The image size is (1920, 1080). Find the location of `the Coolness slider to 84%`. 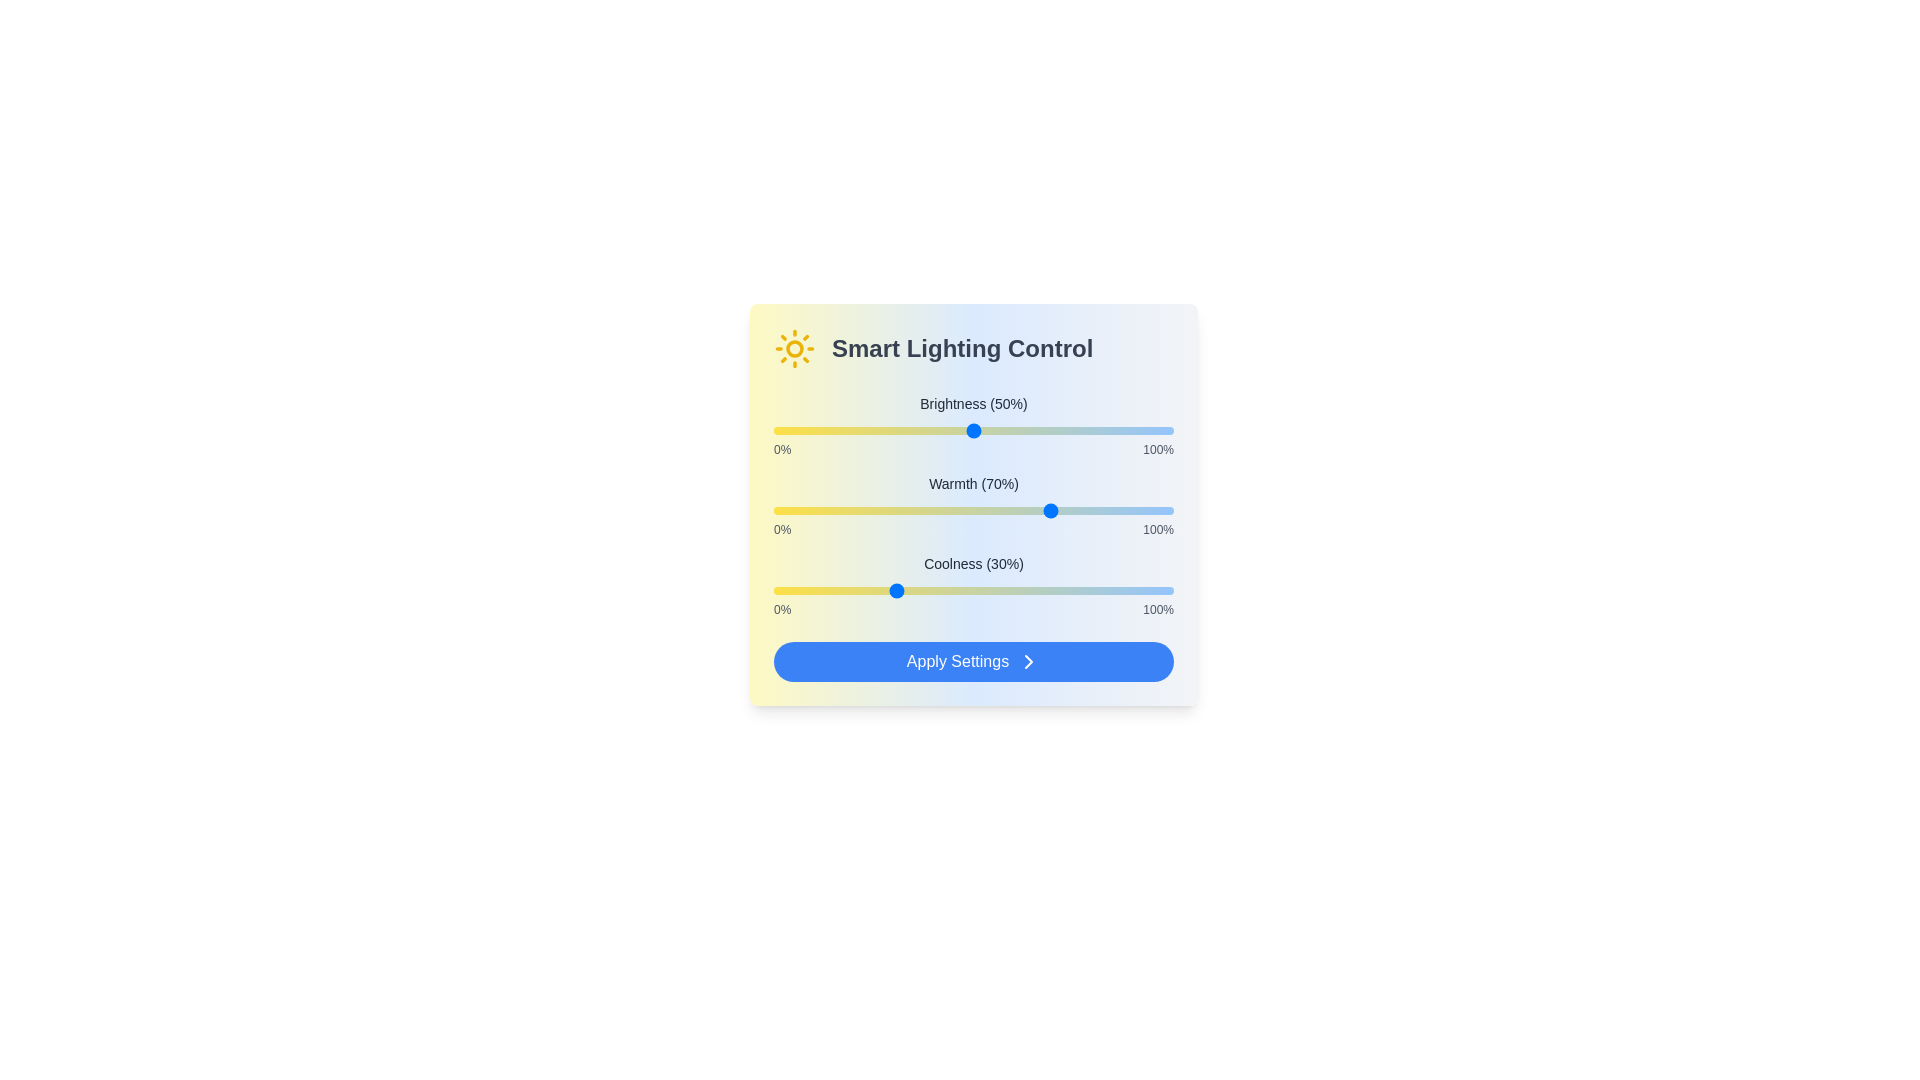

the Coolness slider to 84% is located at coordinates (1108, 589).